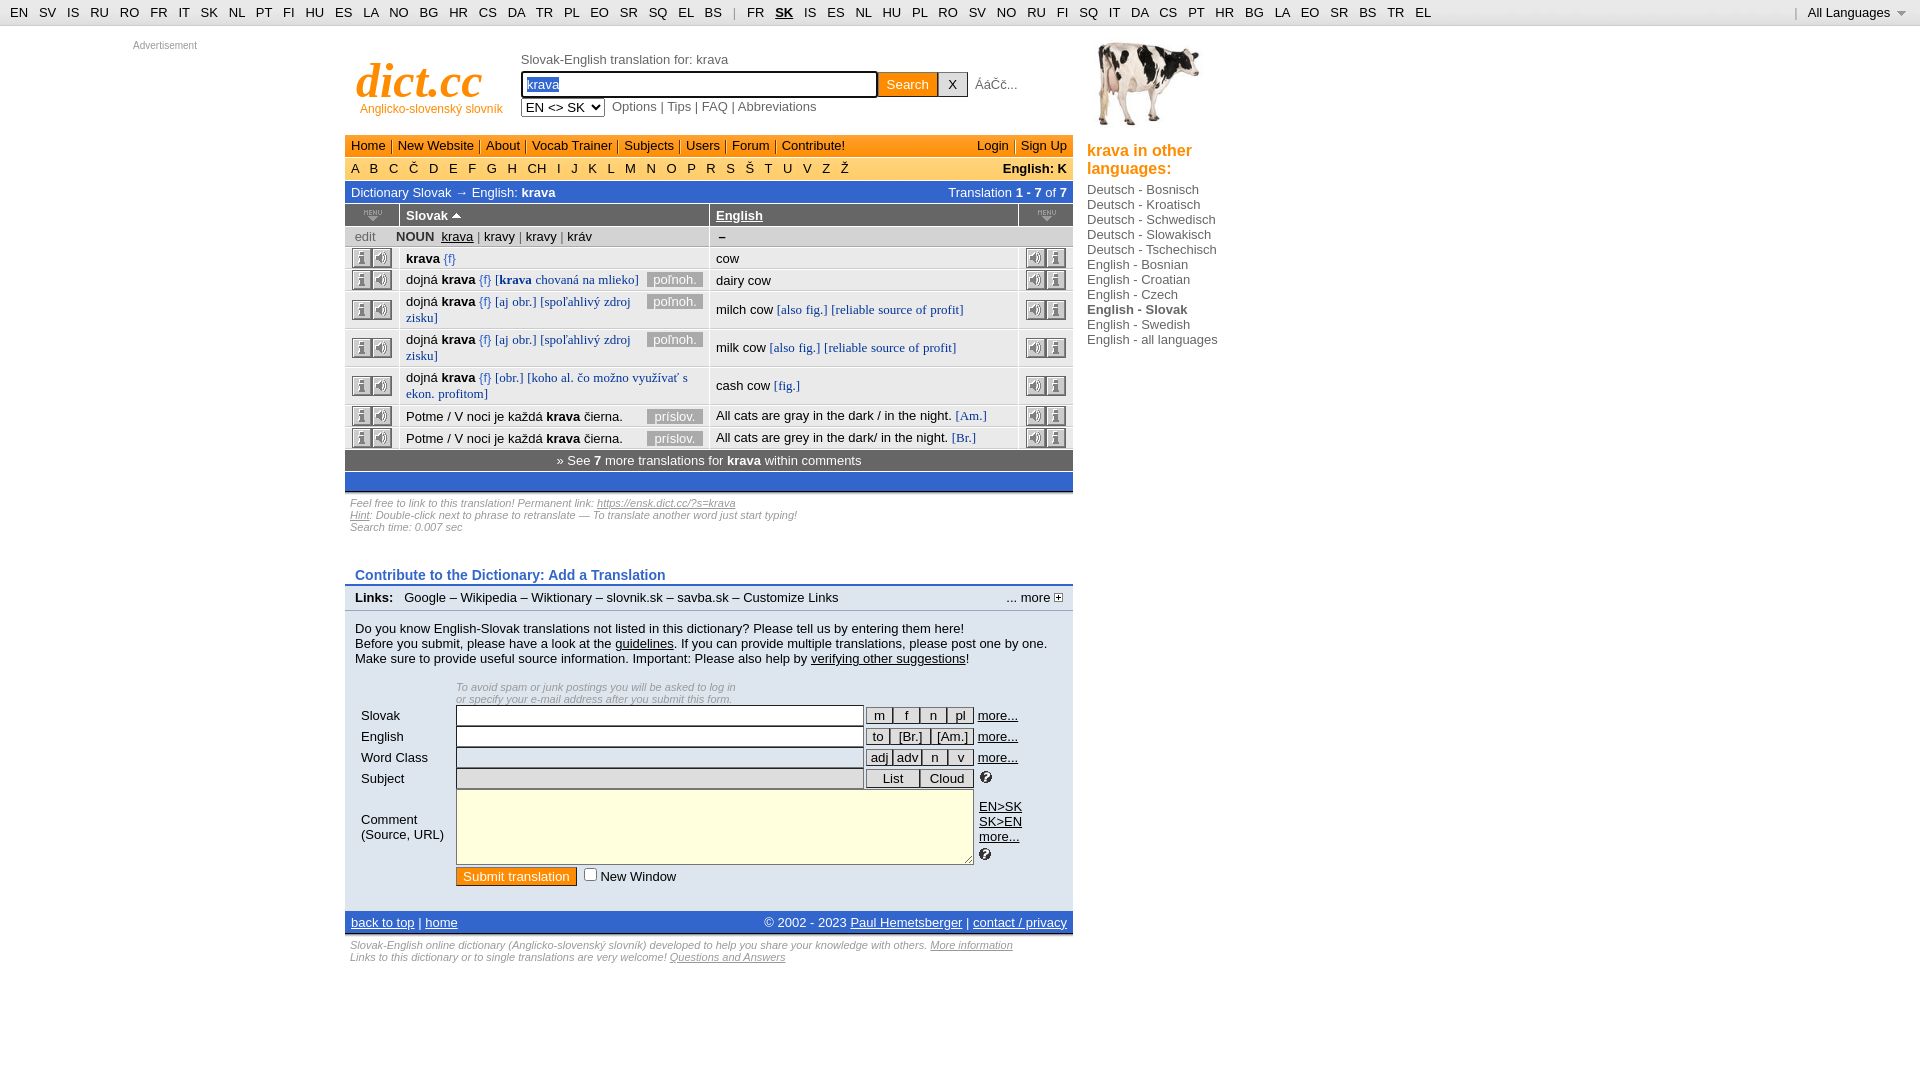 This screenshot has height=1080, width=1920. I want to click on 'al.', so click(566, 377).